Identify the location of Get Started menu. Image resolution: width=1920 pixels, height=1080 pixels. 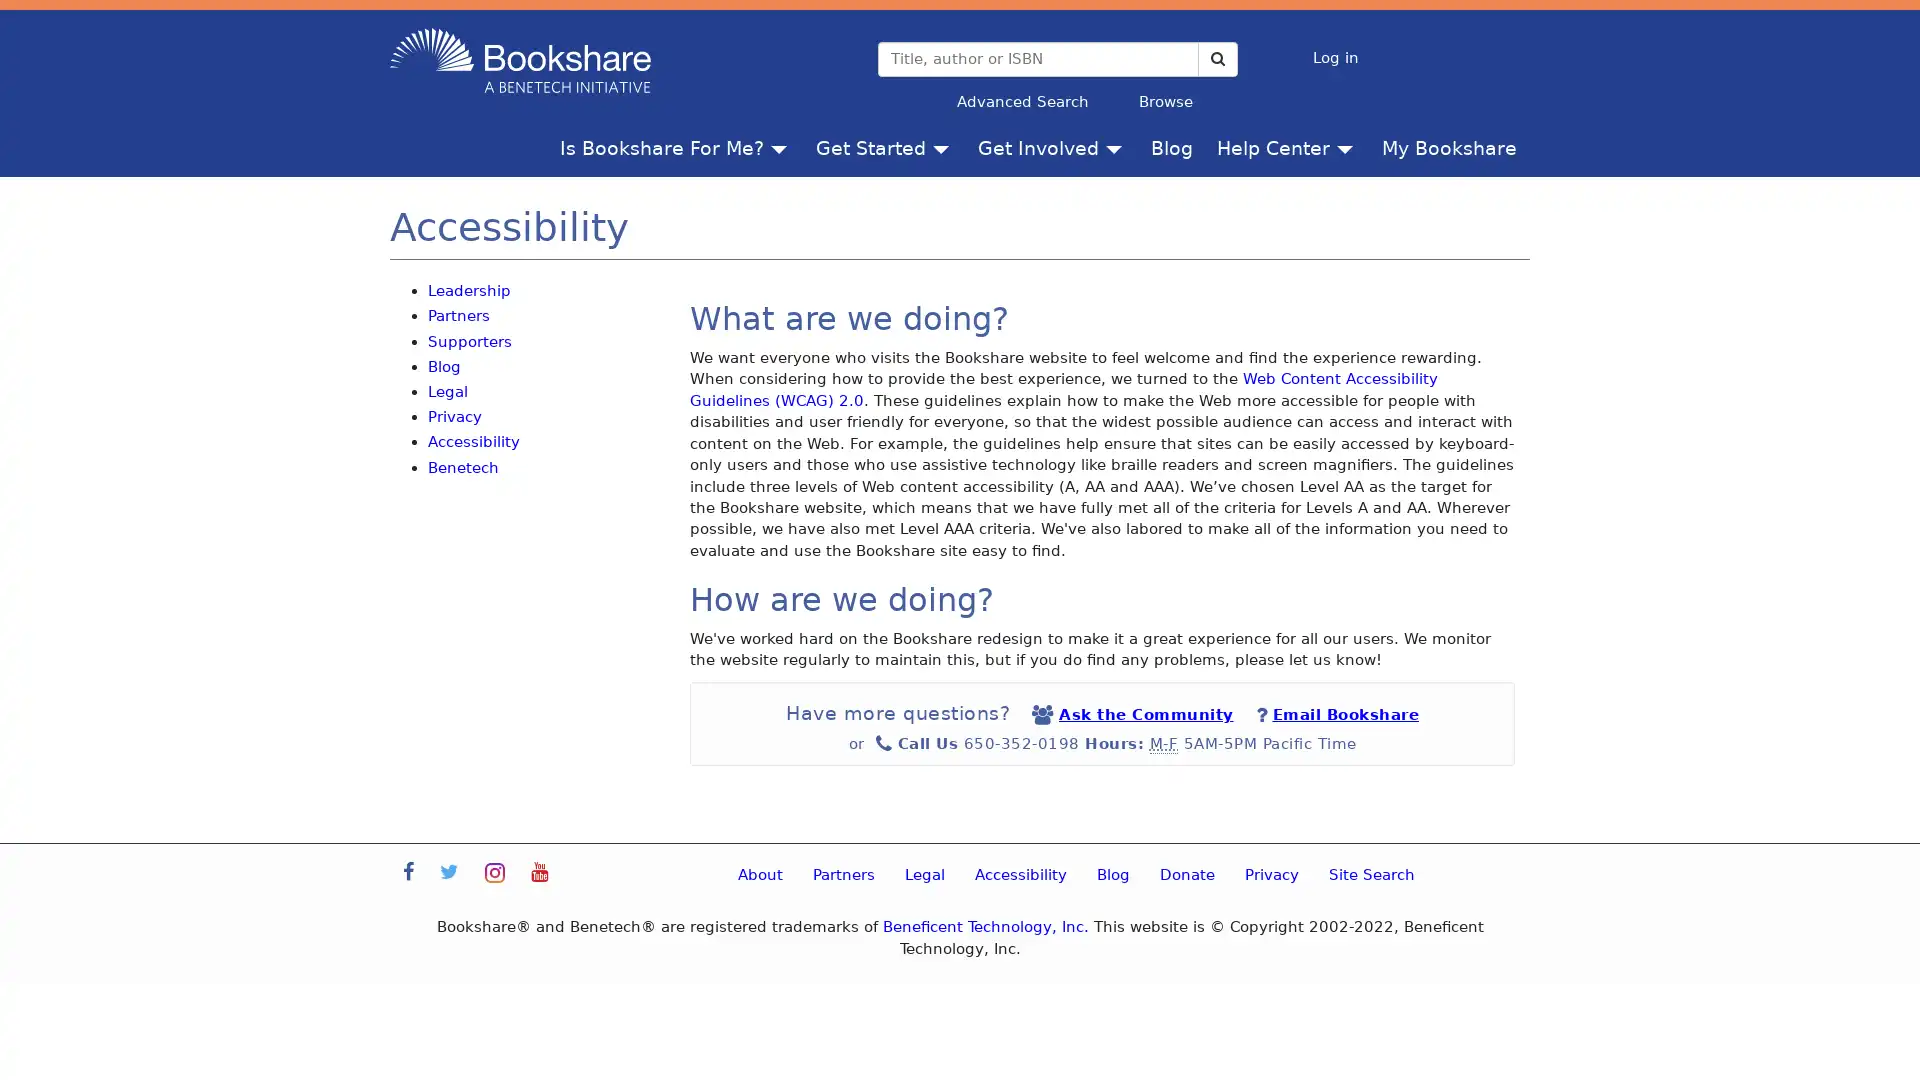
(944, 146).